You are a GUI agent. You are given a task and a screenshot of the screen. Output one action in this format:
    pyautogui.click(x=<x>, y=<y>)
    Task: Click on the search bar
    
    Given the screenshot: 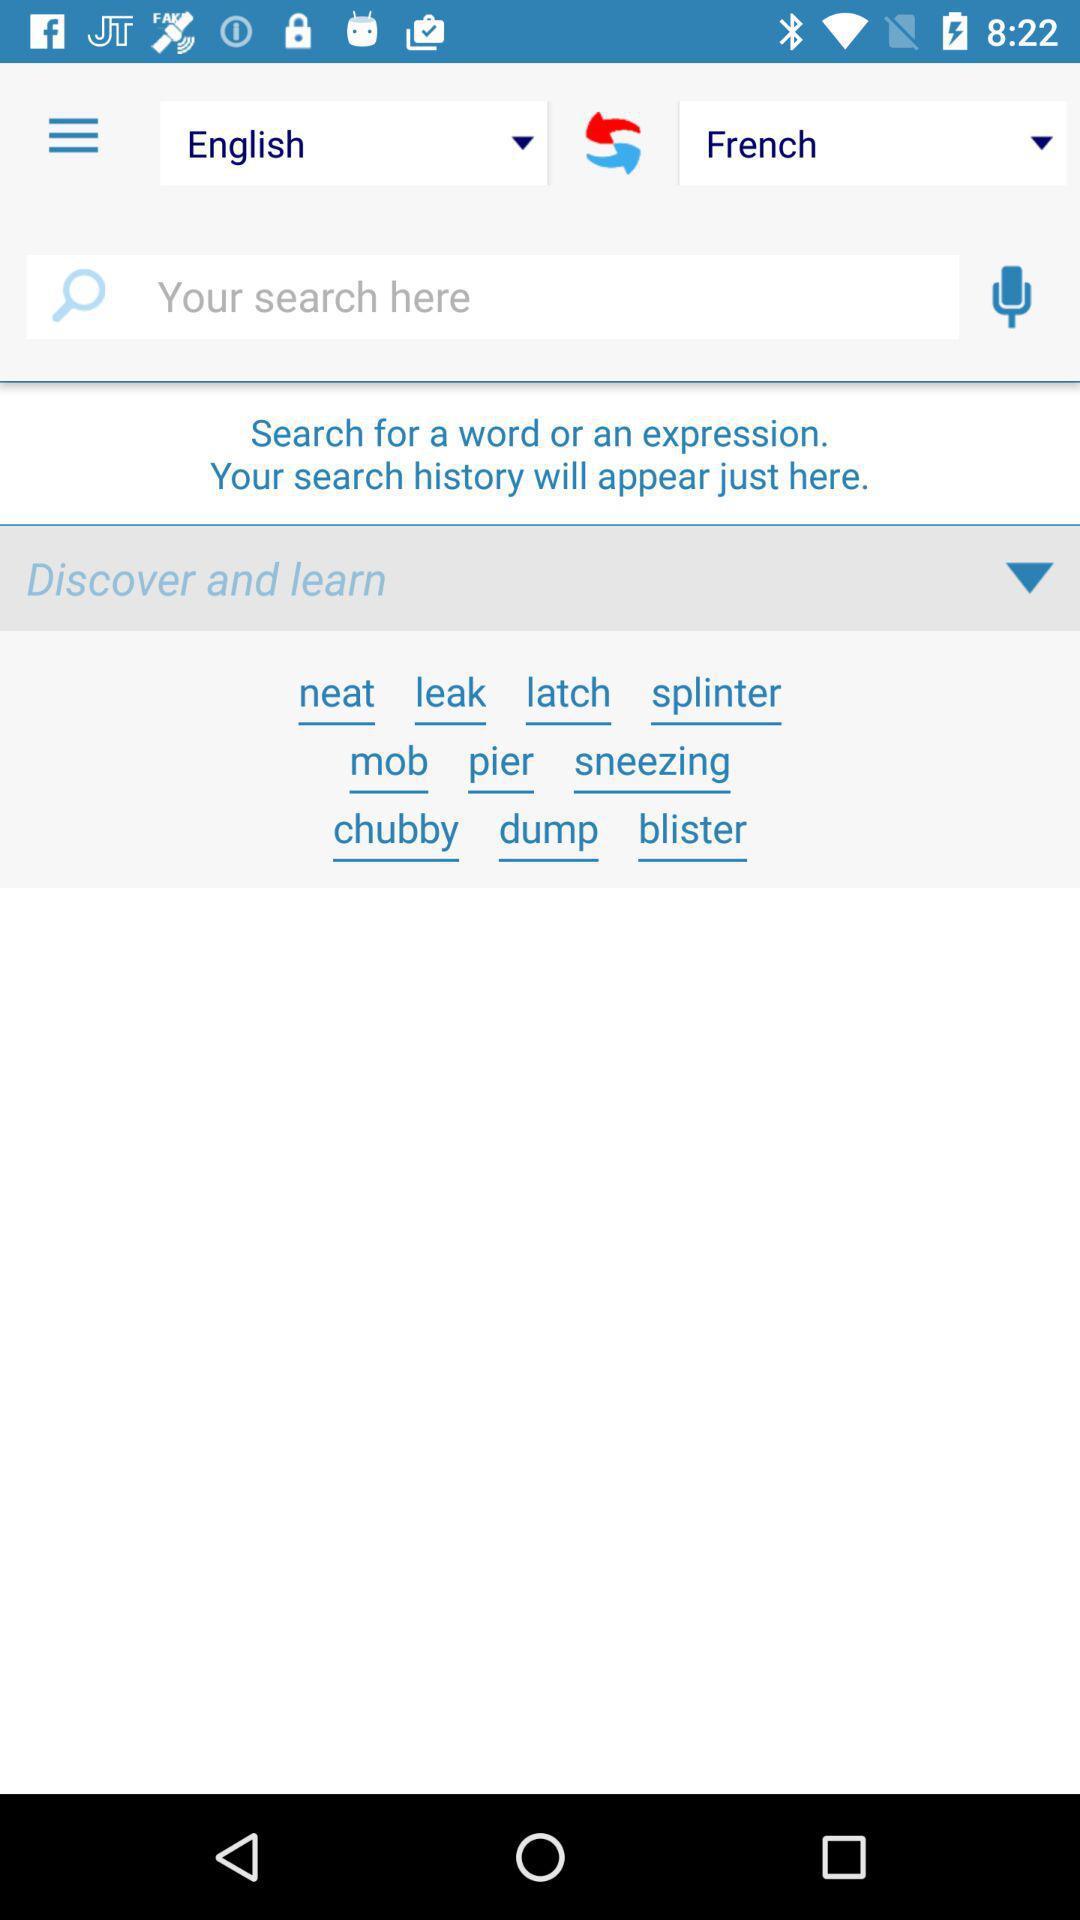 What is the action you would take?
    pyautogui.click(x=492, y=296)
    